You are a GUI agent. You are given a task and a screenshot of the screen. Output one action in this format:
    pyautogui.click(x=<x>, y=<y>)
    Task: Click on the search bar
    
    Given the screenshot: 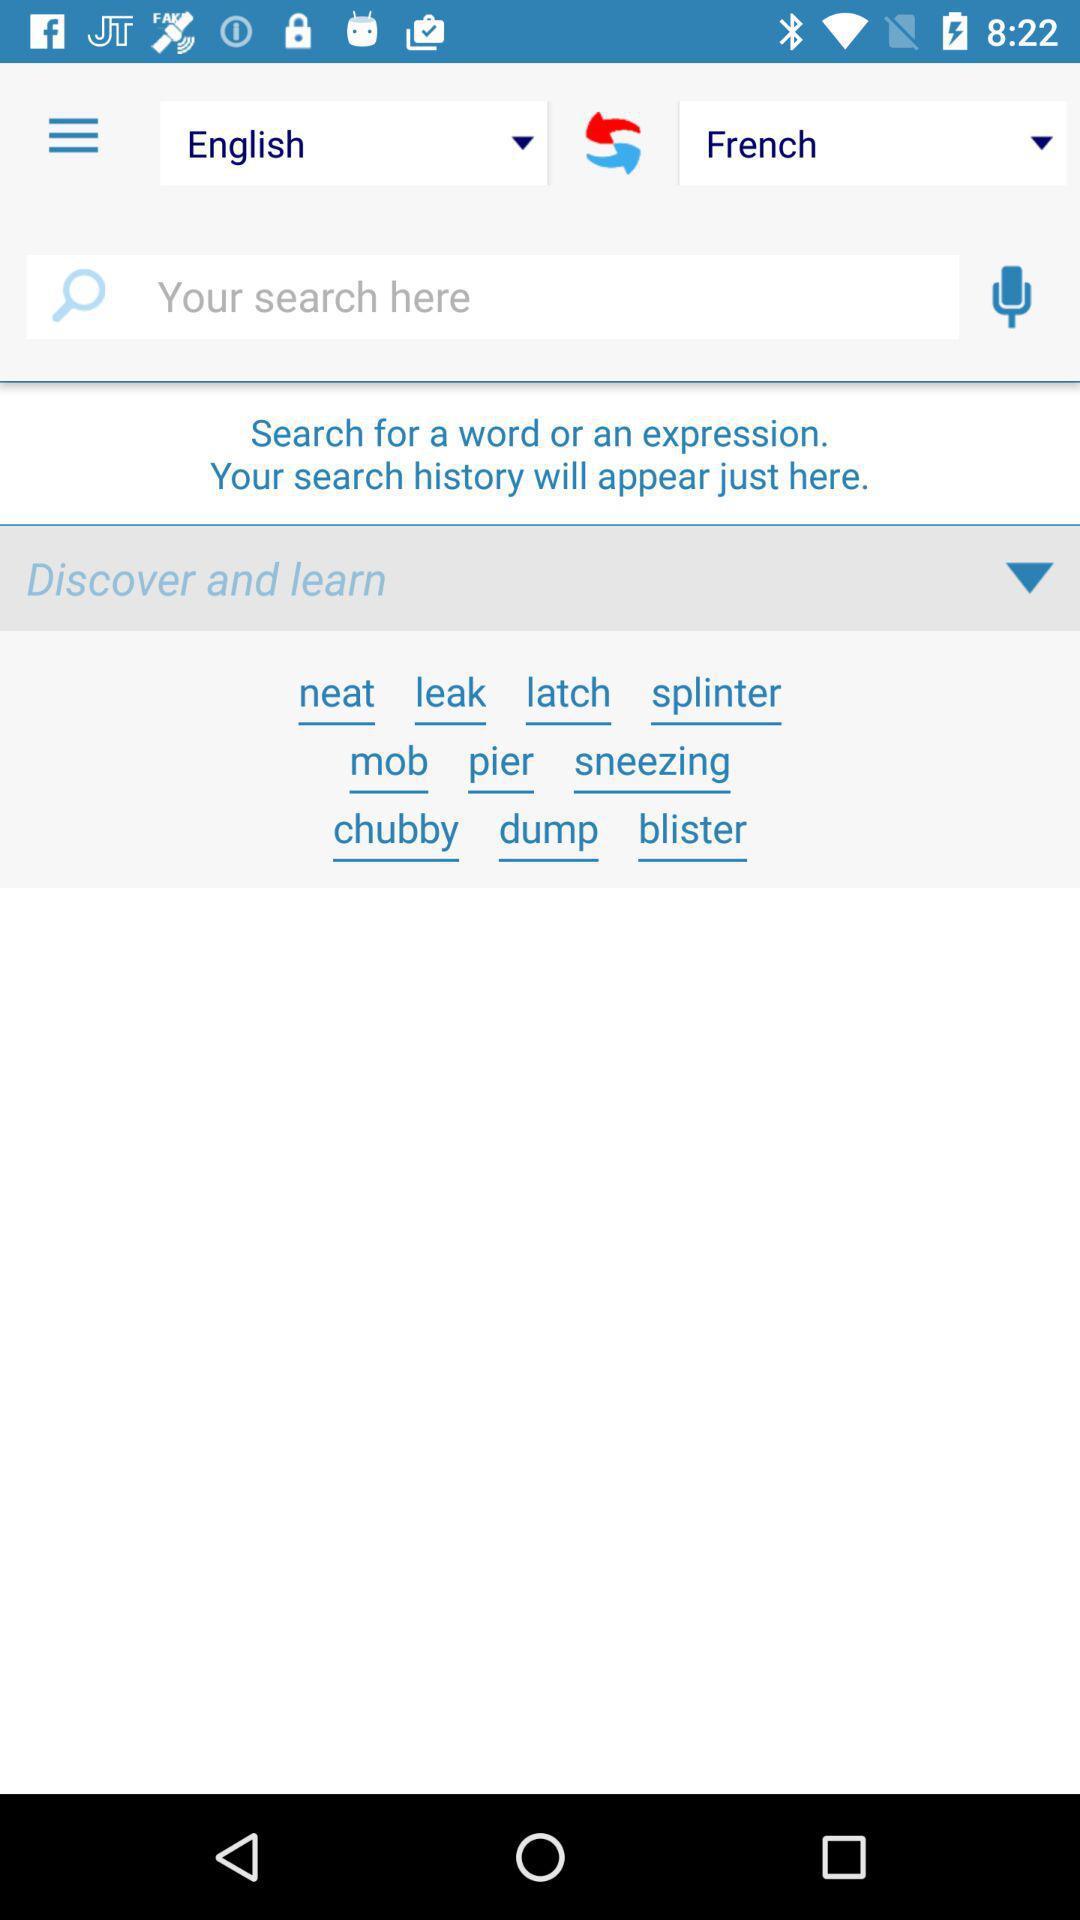 What is the action you would take?
    pyautogui.click(x=492, y=296)
    